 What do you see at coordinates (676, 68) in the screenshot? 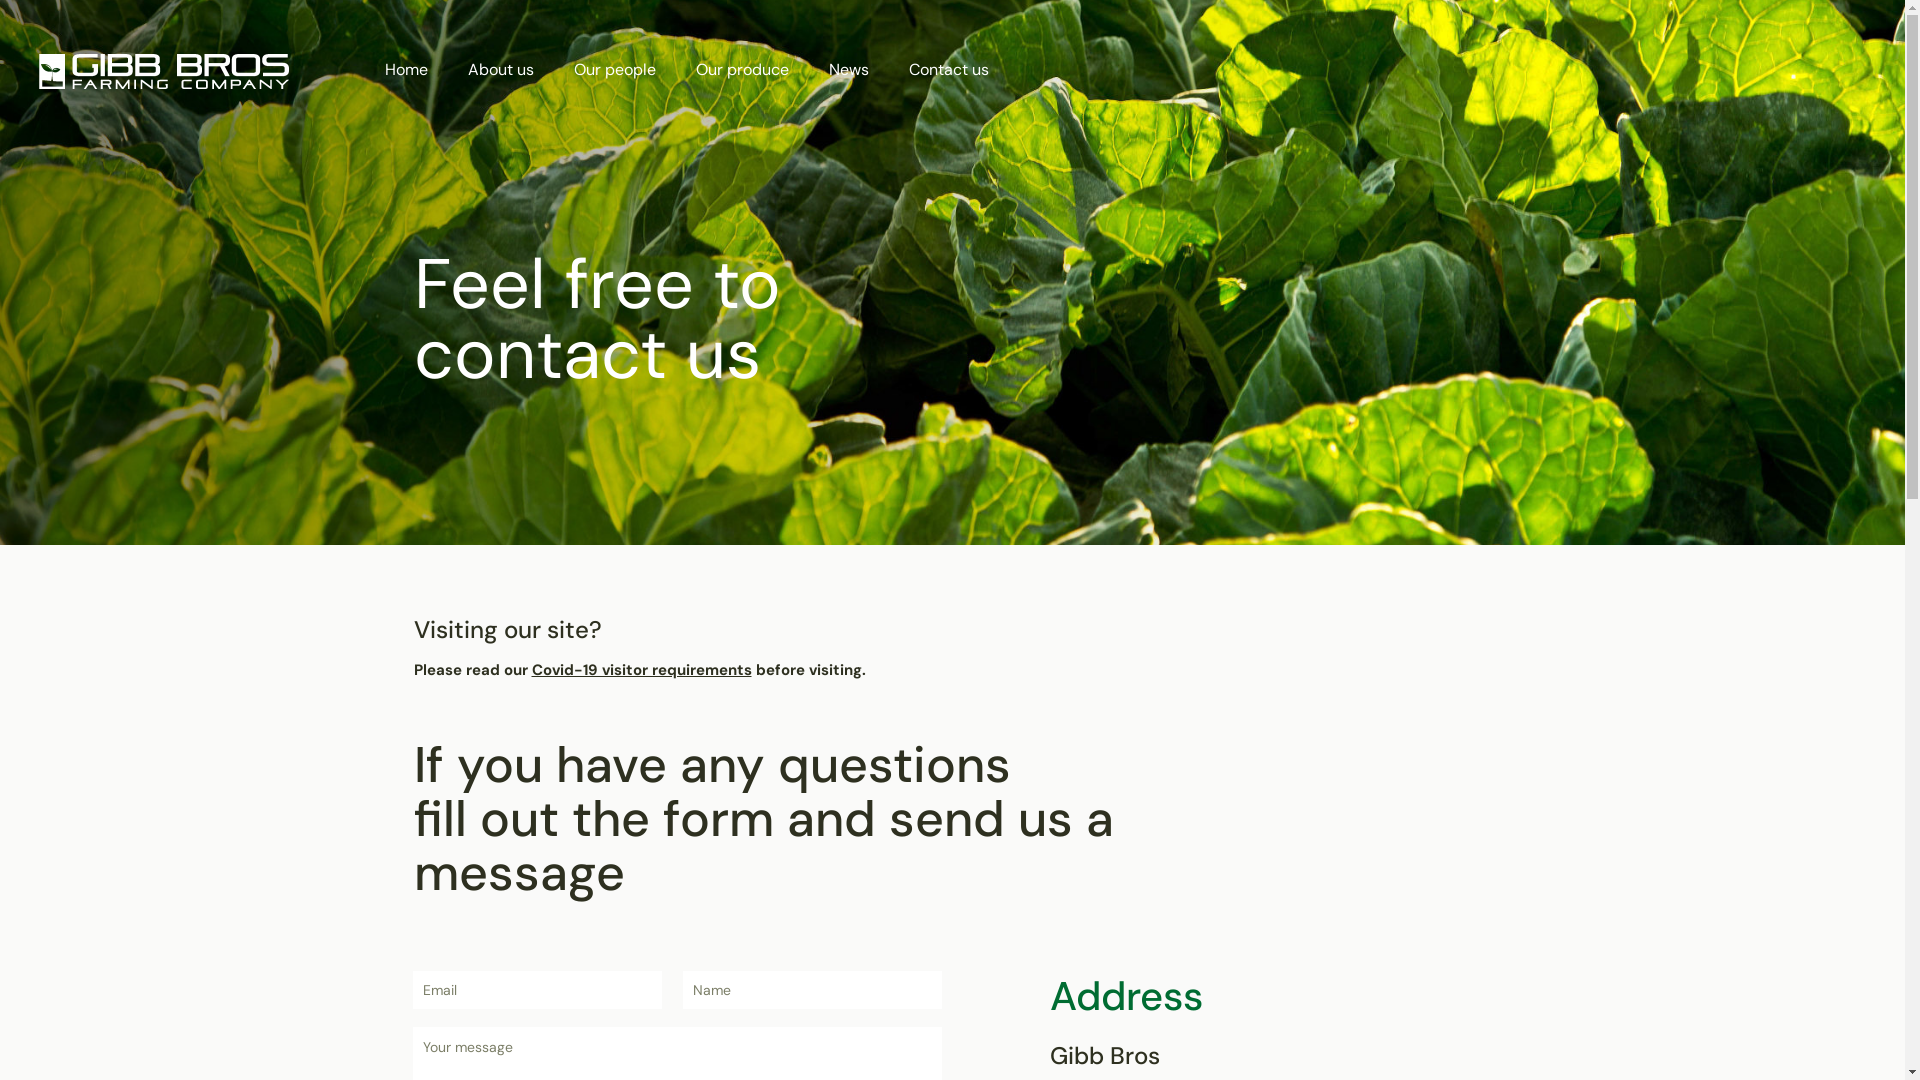
I see `'Our produce'` at bounding box center [676, 68].